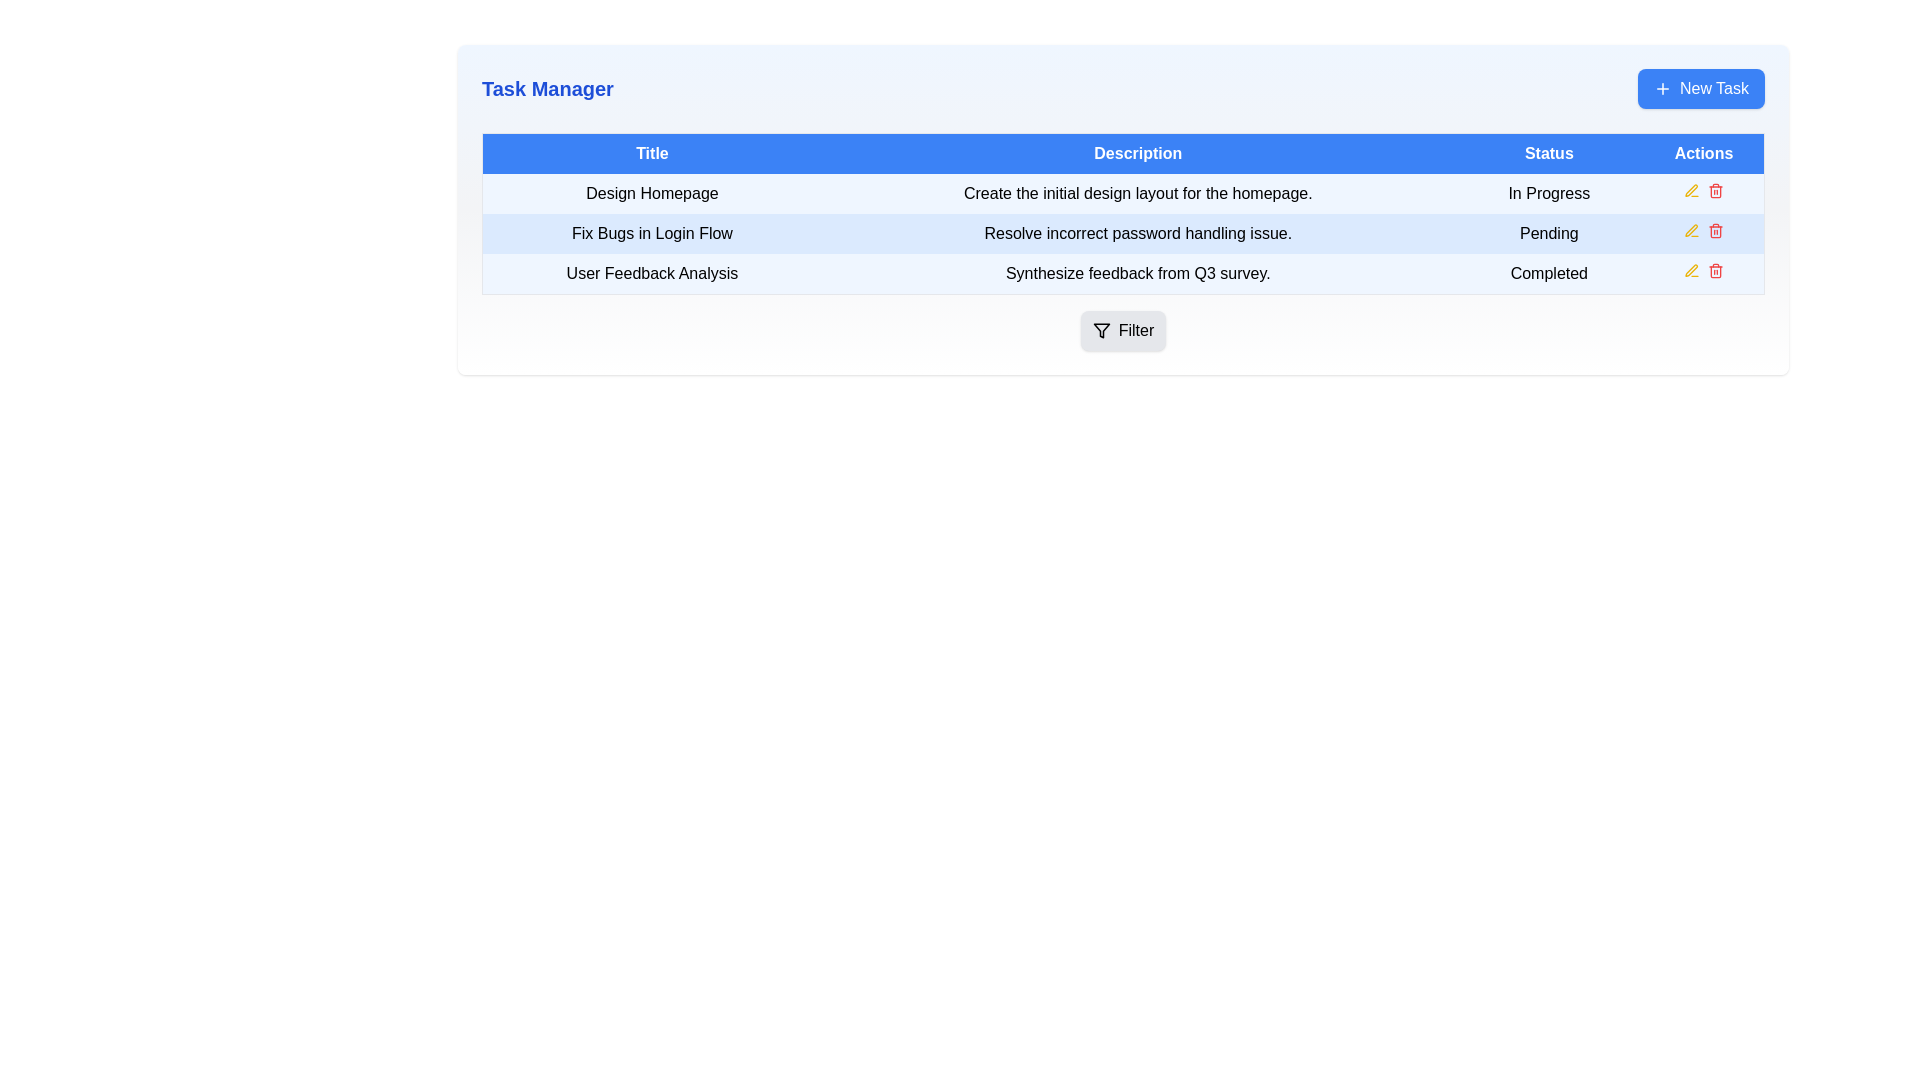 The width and height of the screenshot is (1920, 1080). What do you see at coordinates (1700, 87) in the screenshot?
I see `the 'New Task' button with a blue background and white text, then press Enter to activate it` at bounding box center [1700, 87].